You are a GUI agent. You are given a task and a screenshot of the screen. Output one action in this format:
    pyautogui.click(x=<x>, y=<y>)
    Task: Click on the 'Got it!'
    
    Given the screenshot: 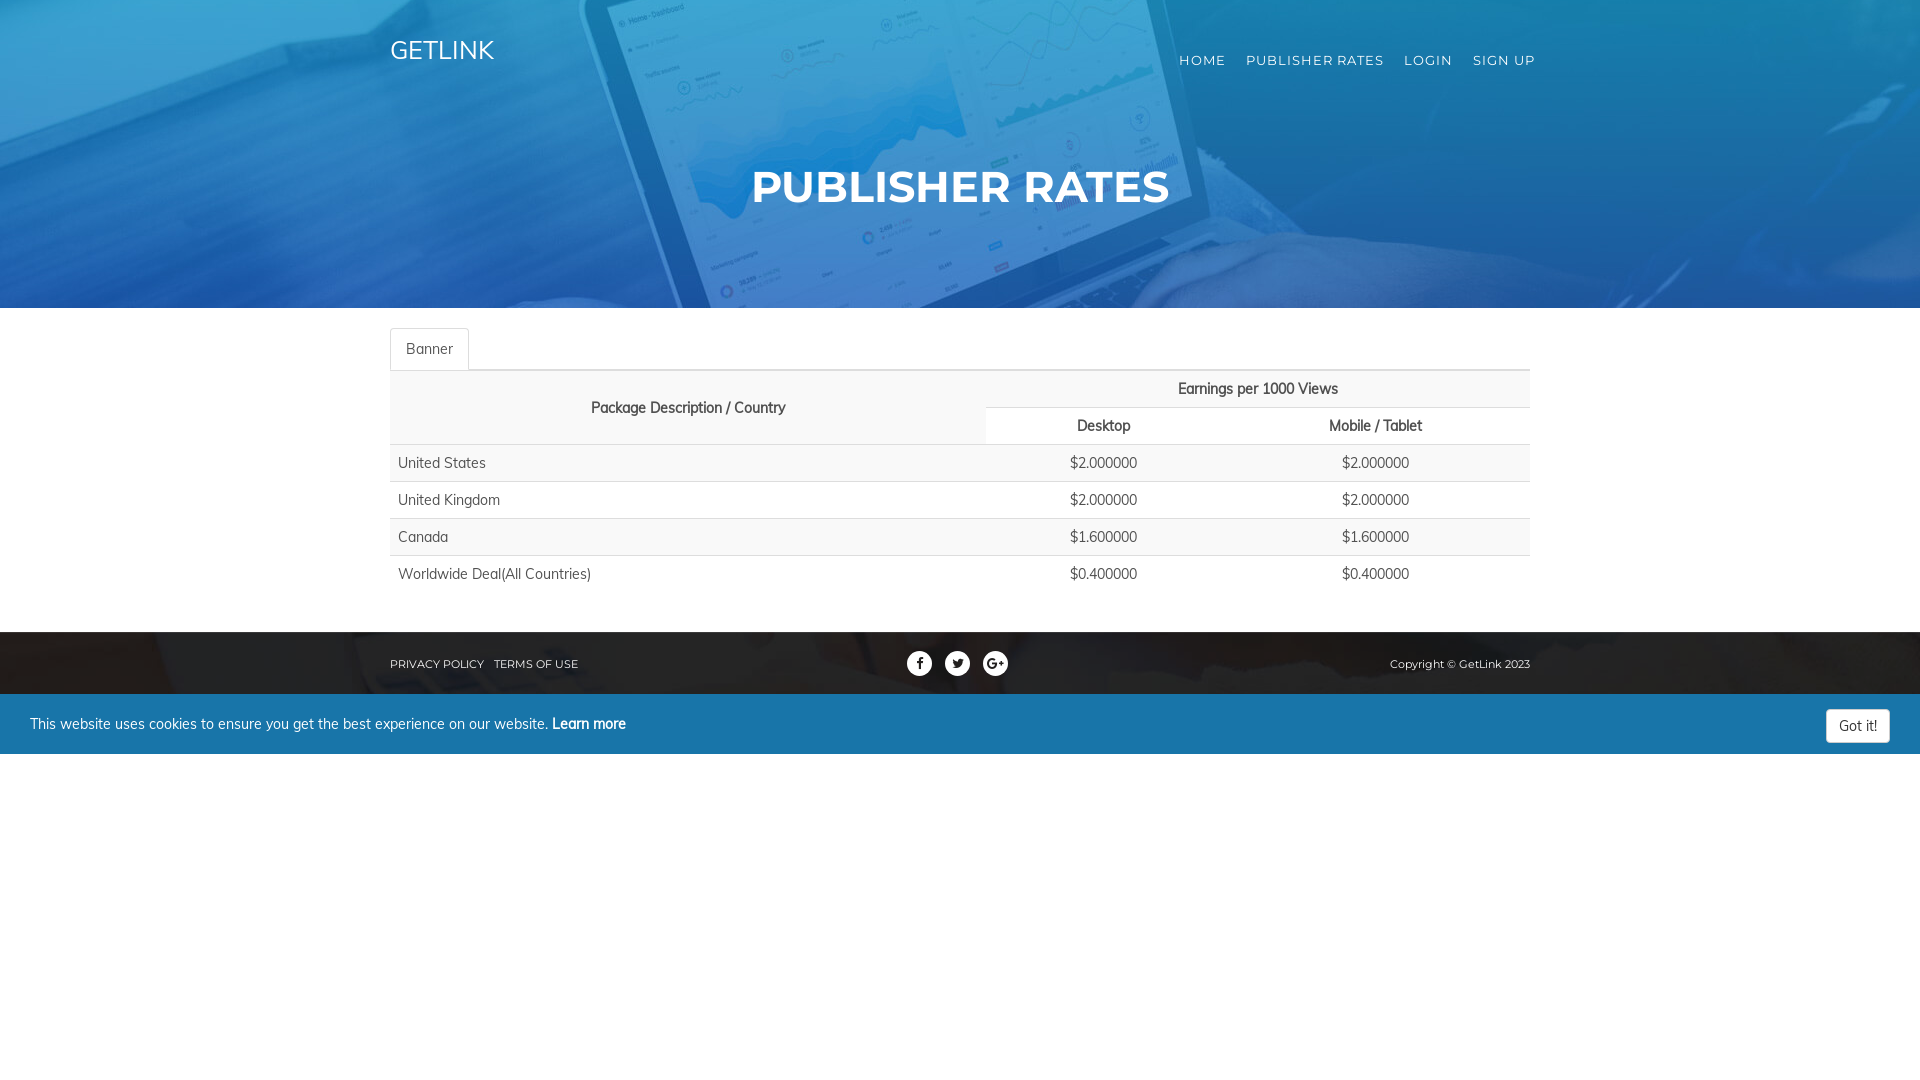 What is the action you would take?
    pyautogui.click(x=1856, y=725)
    